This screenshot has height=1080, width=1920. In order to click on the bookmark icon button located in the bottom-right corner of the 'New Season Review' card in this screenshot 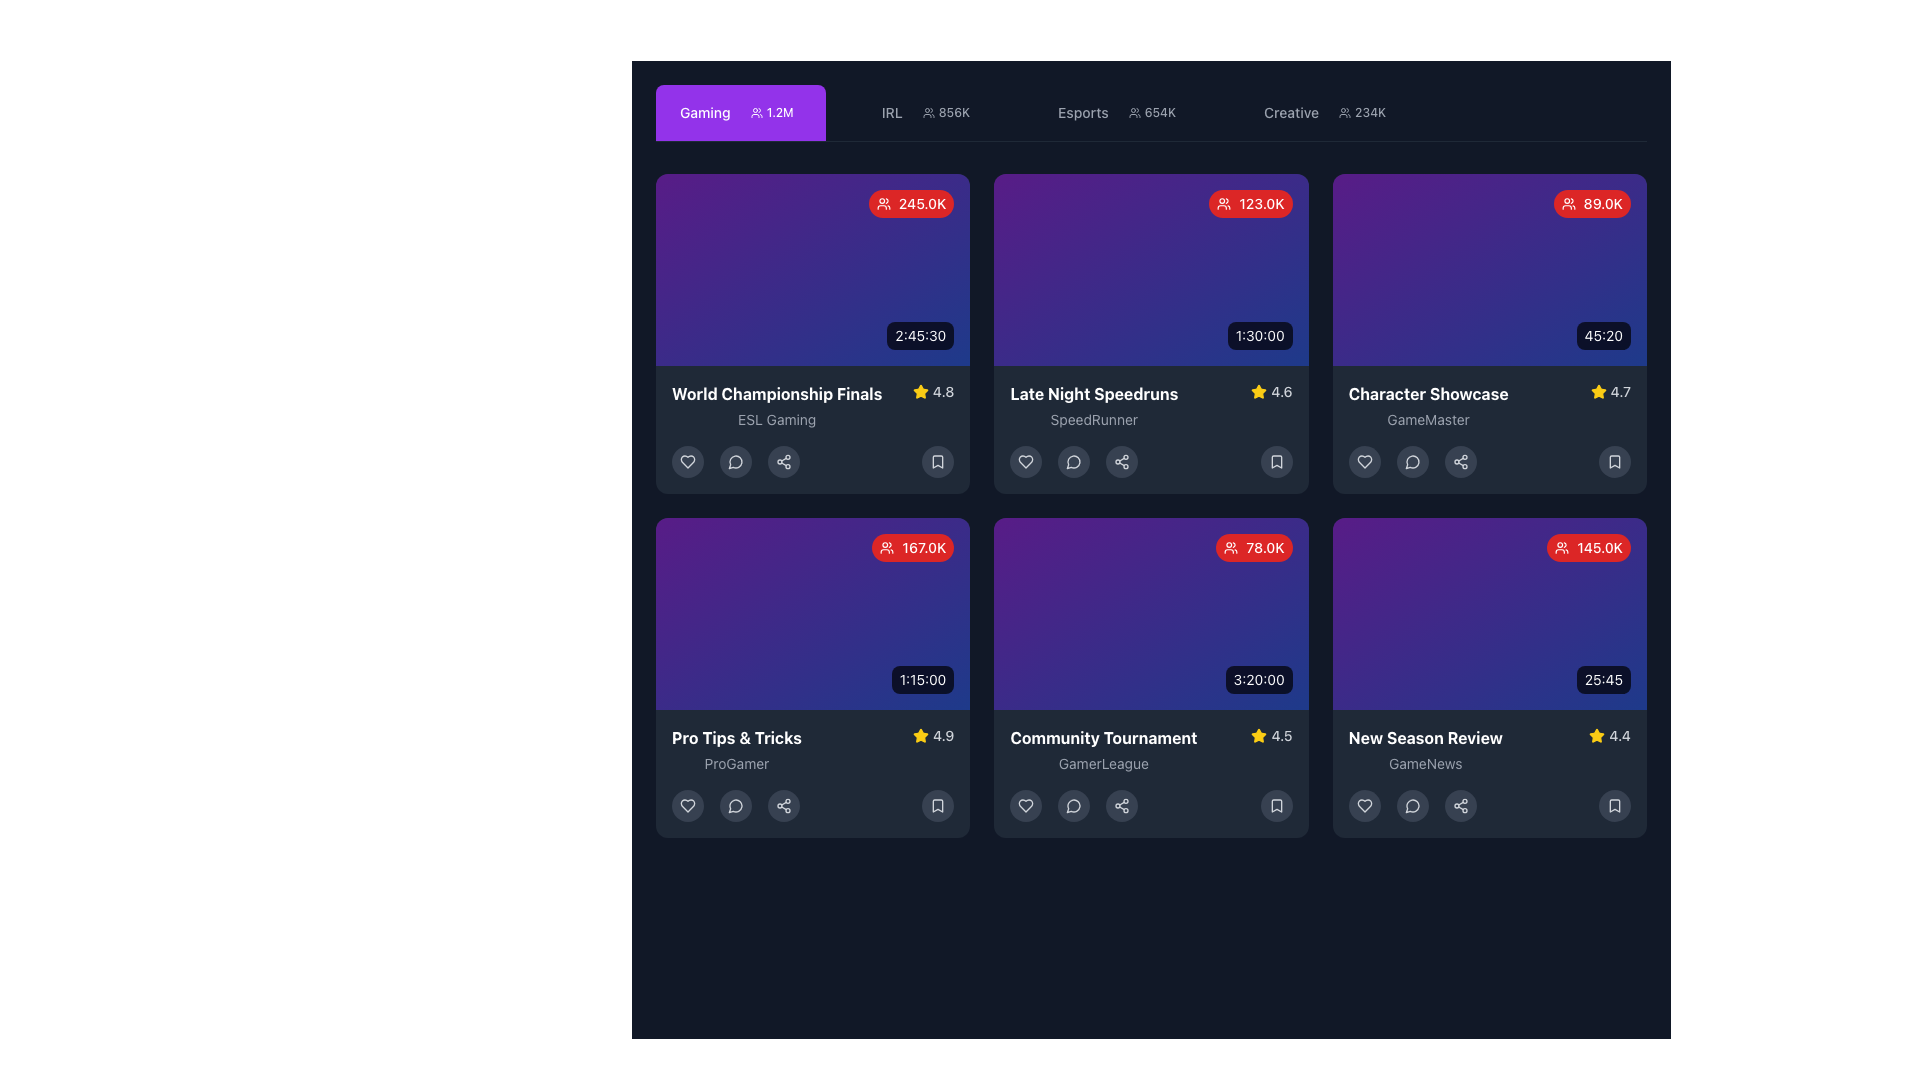, I will do `click(1614, 805)`.